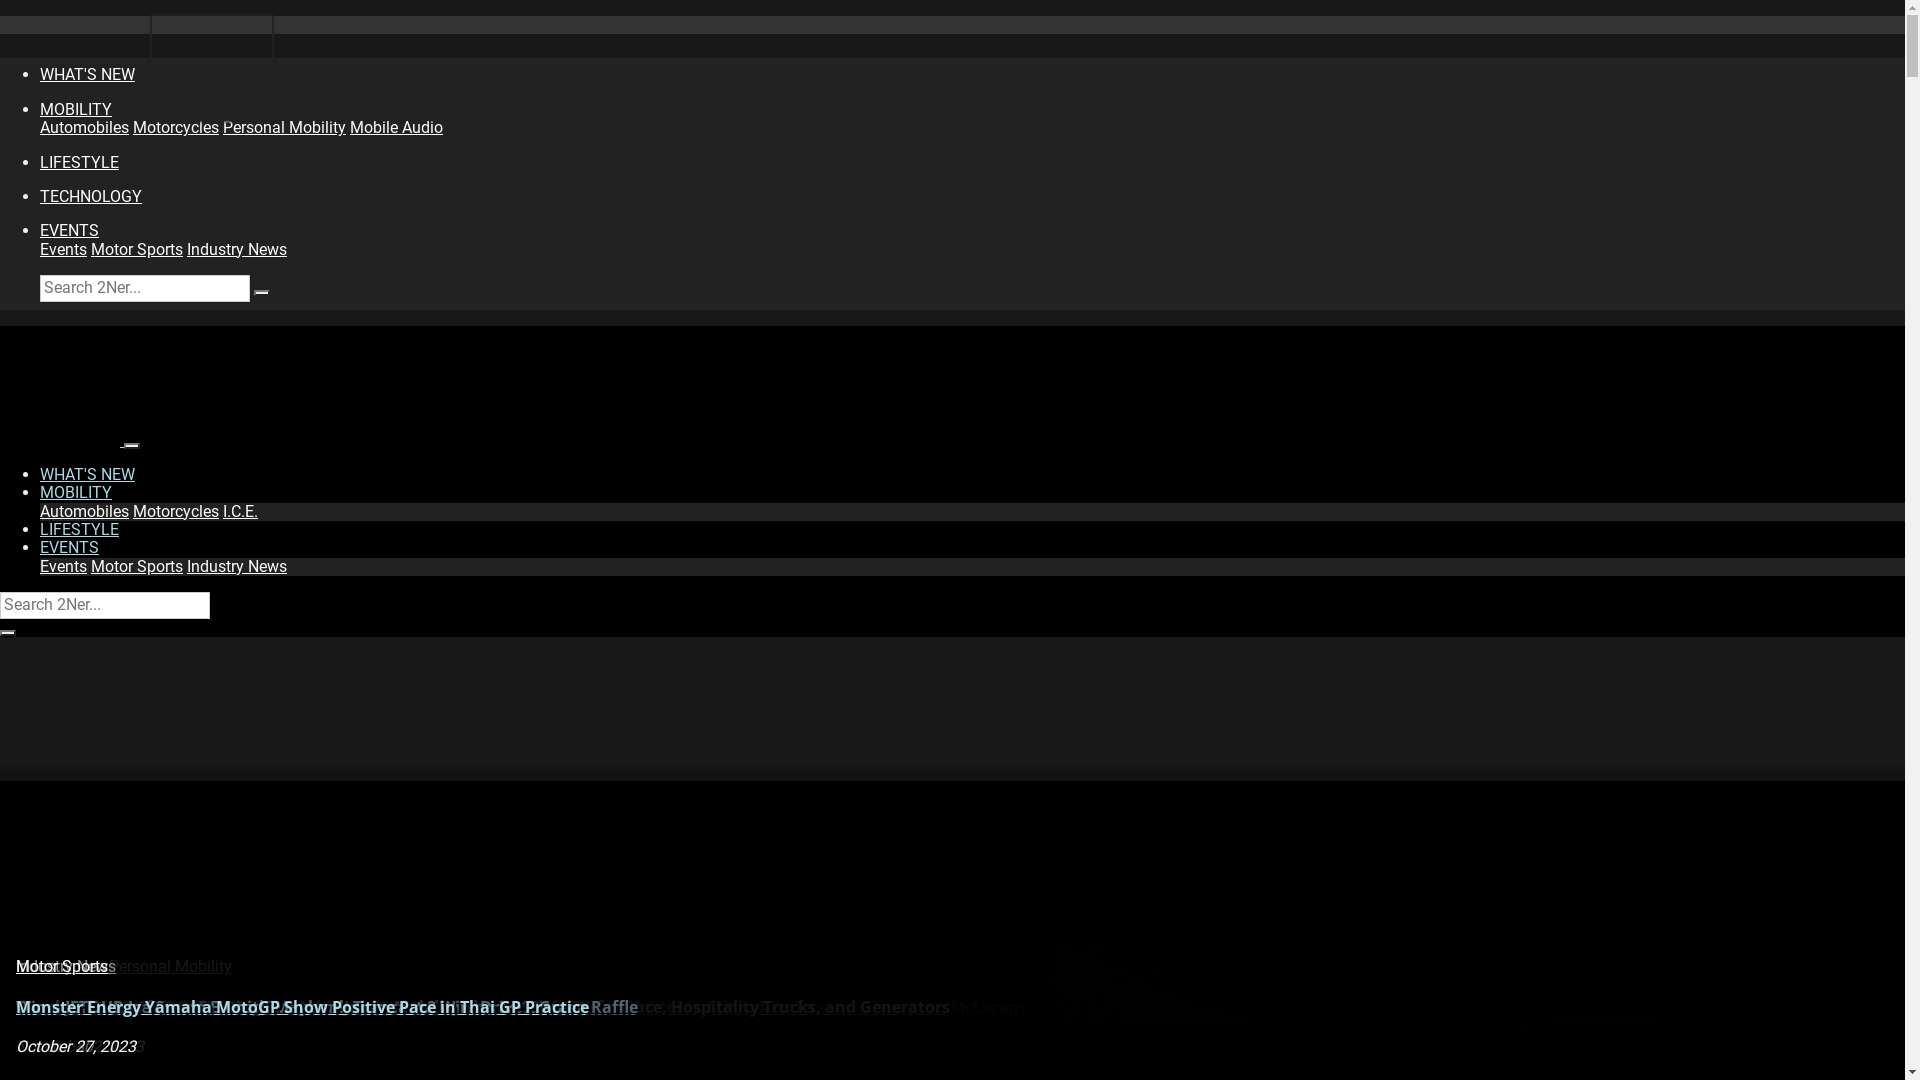 This screenshot has height=1080, width=1920. What do you see at coordinates (176, 127) in the screenshot?
I see `'Motorcycles'` at bounding box center [176, 127].